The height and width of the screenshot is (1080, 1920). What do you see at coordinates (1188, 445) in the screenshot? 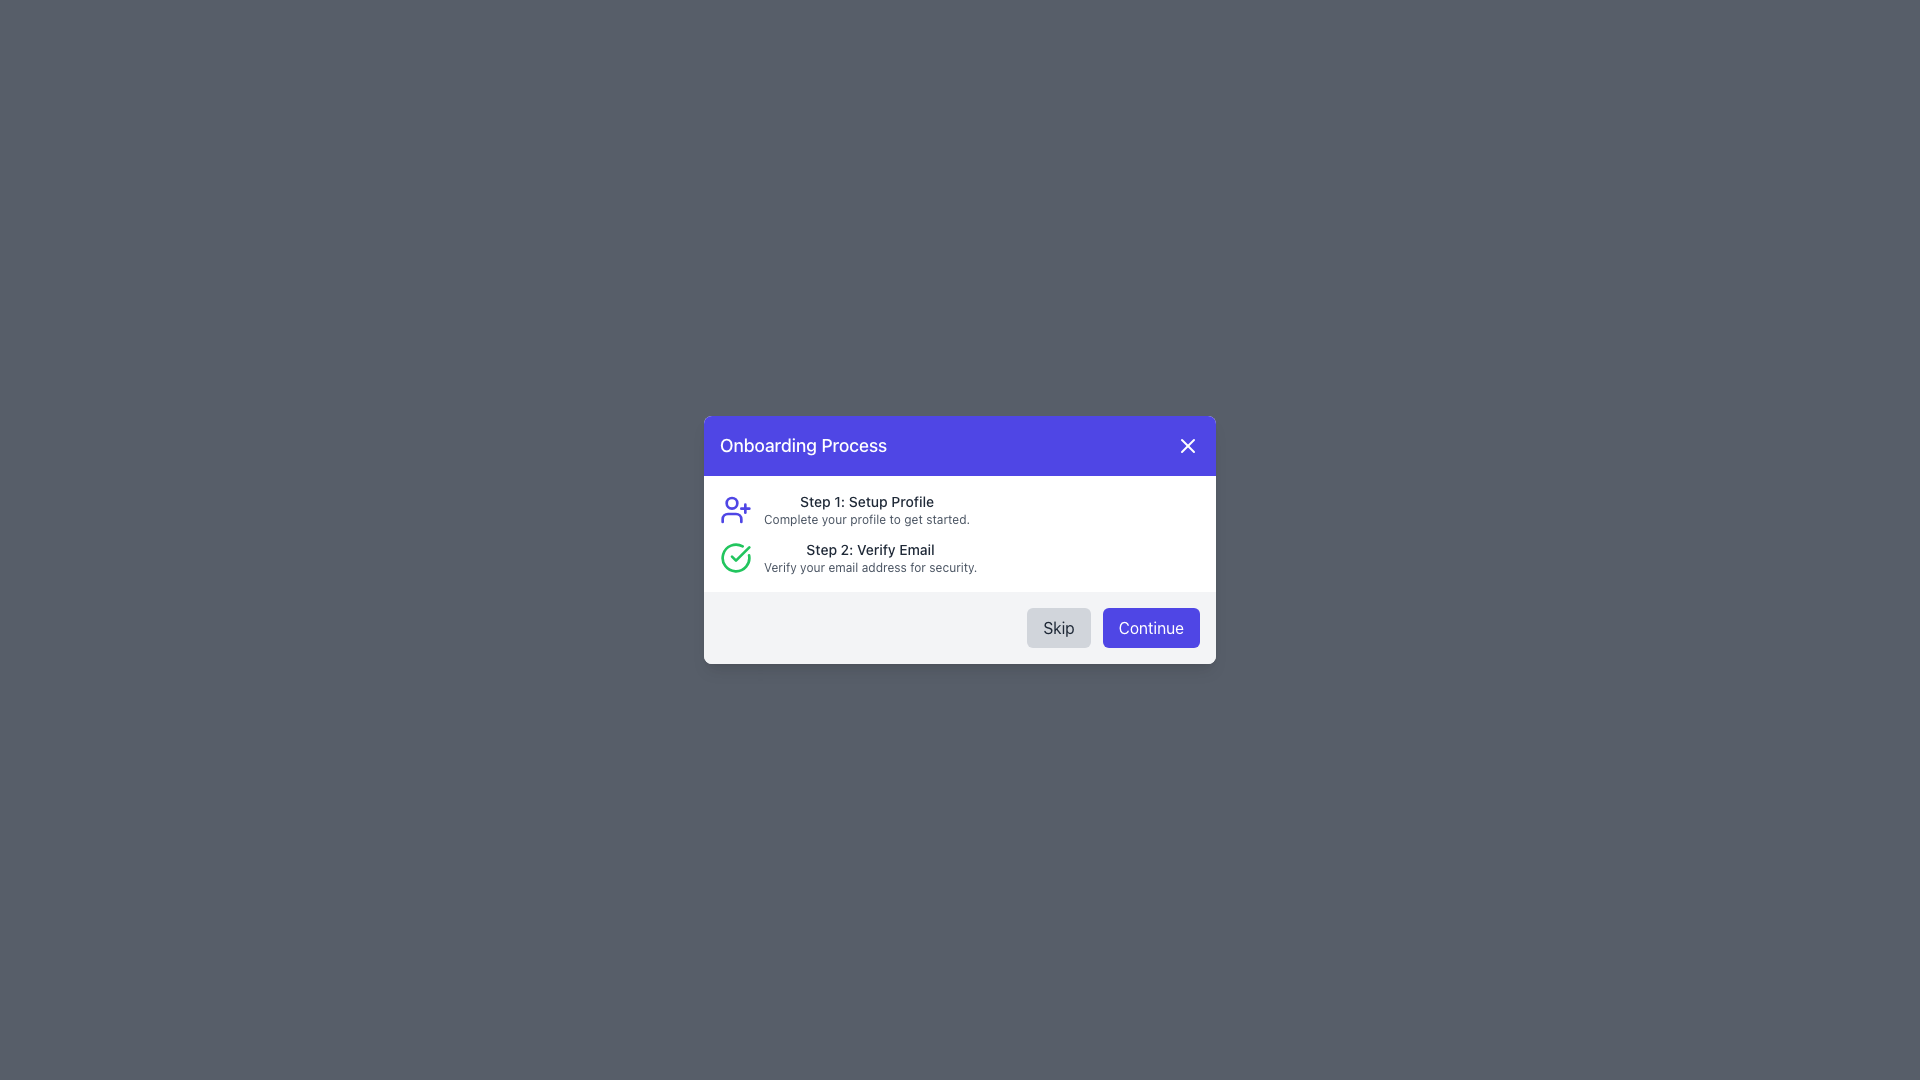
I see `the Close button located in the top-right corner of the dialog box` at bounding box center [1188, 445].